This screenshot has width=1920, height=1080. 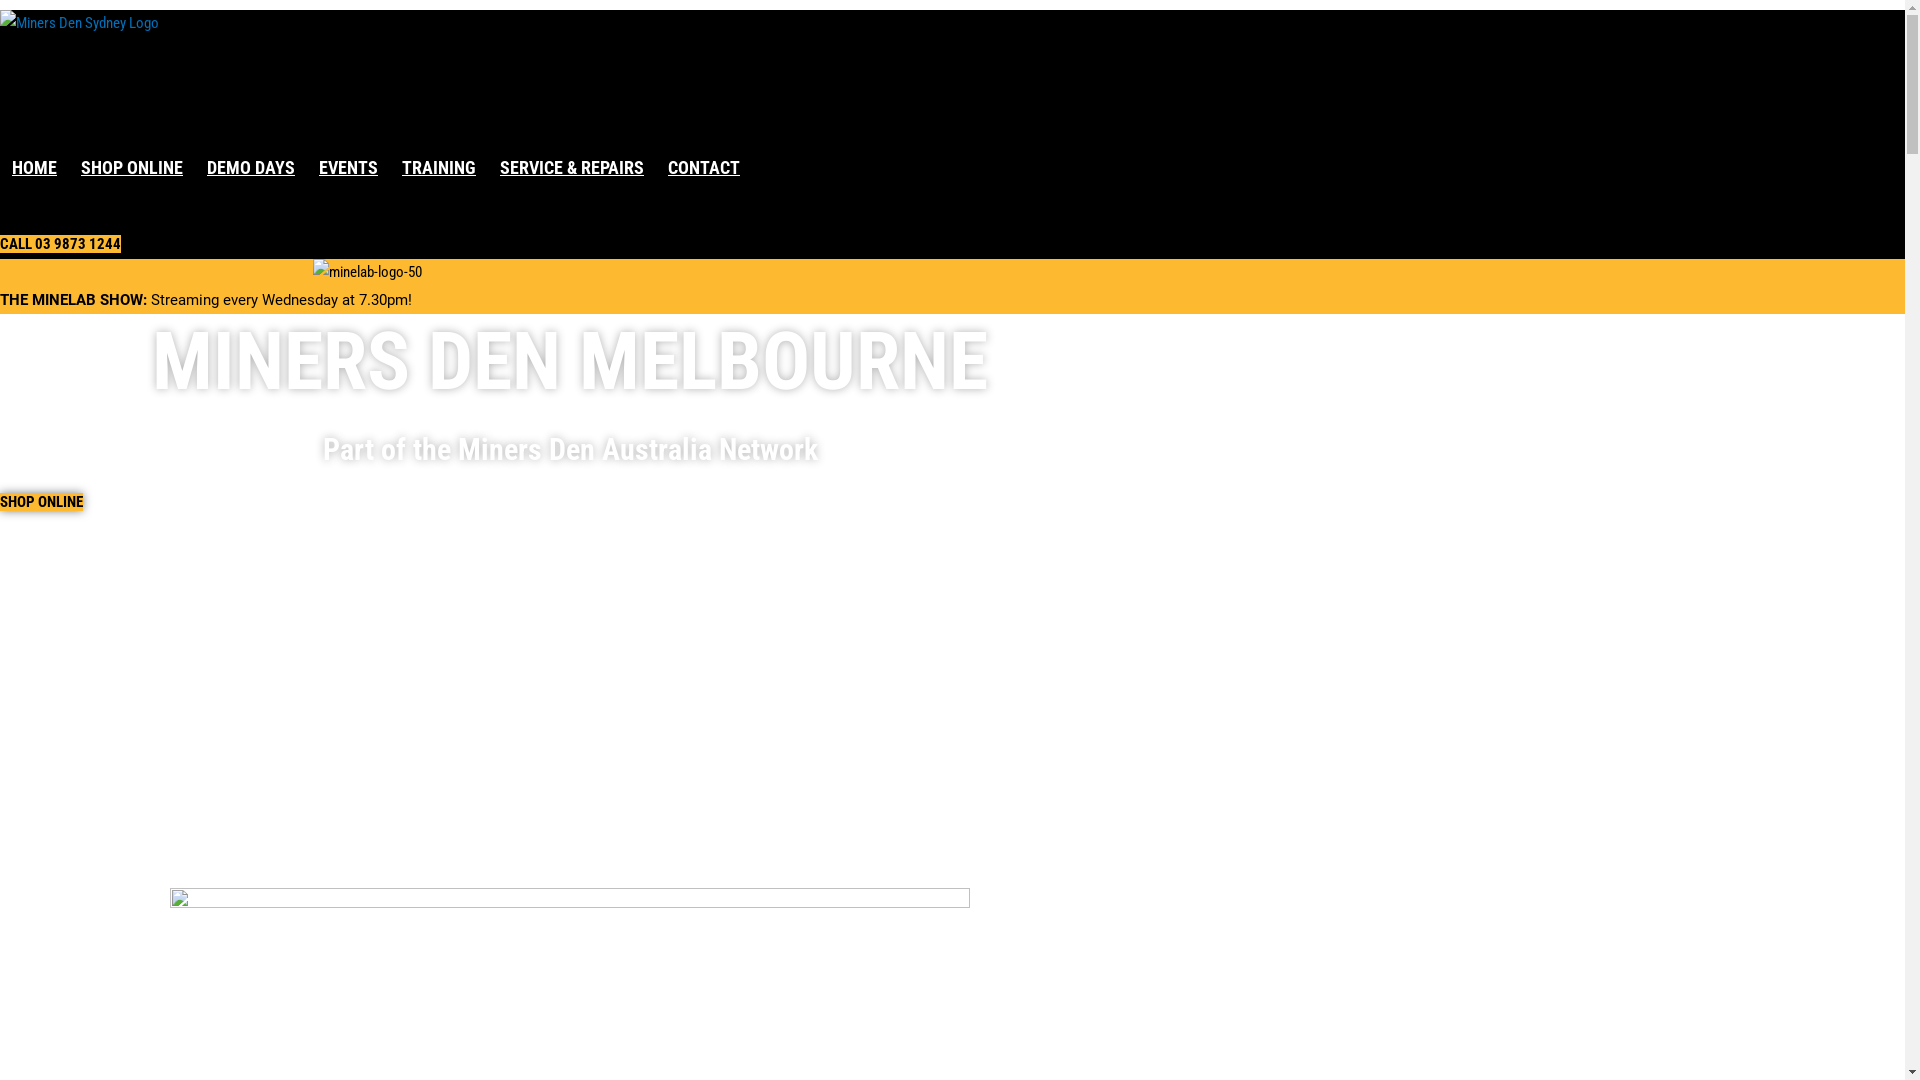 I want to click on 'minelab-logo-50', so click(x=367, y=273).